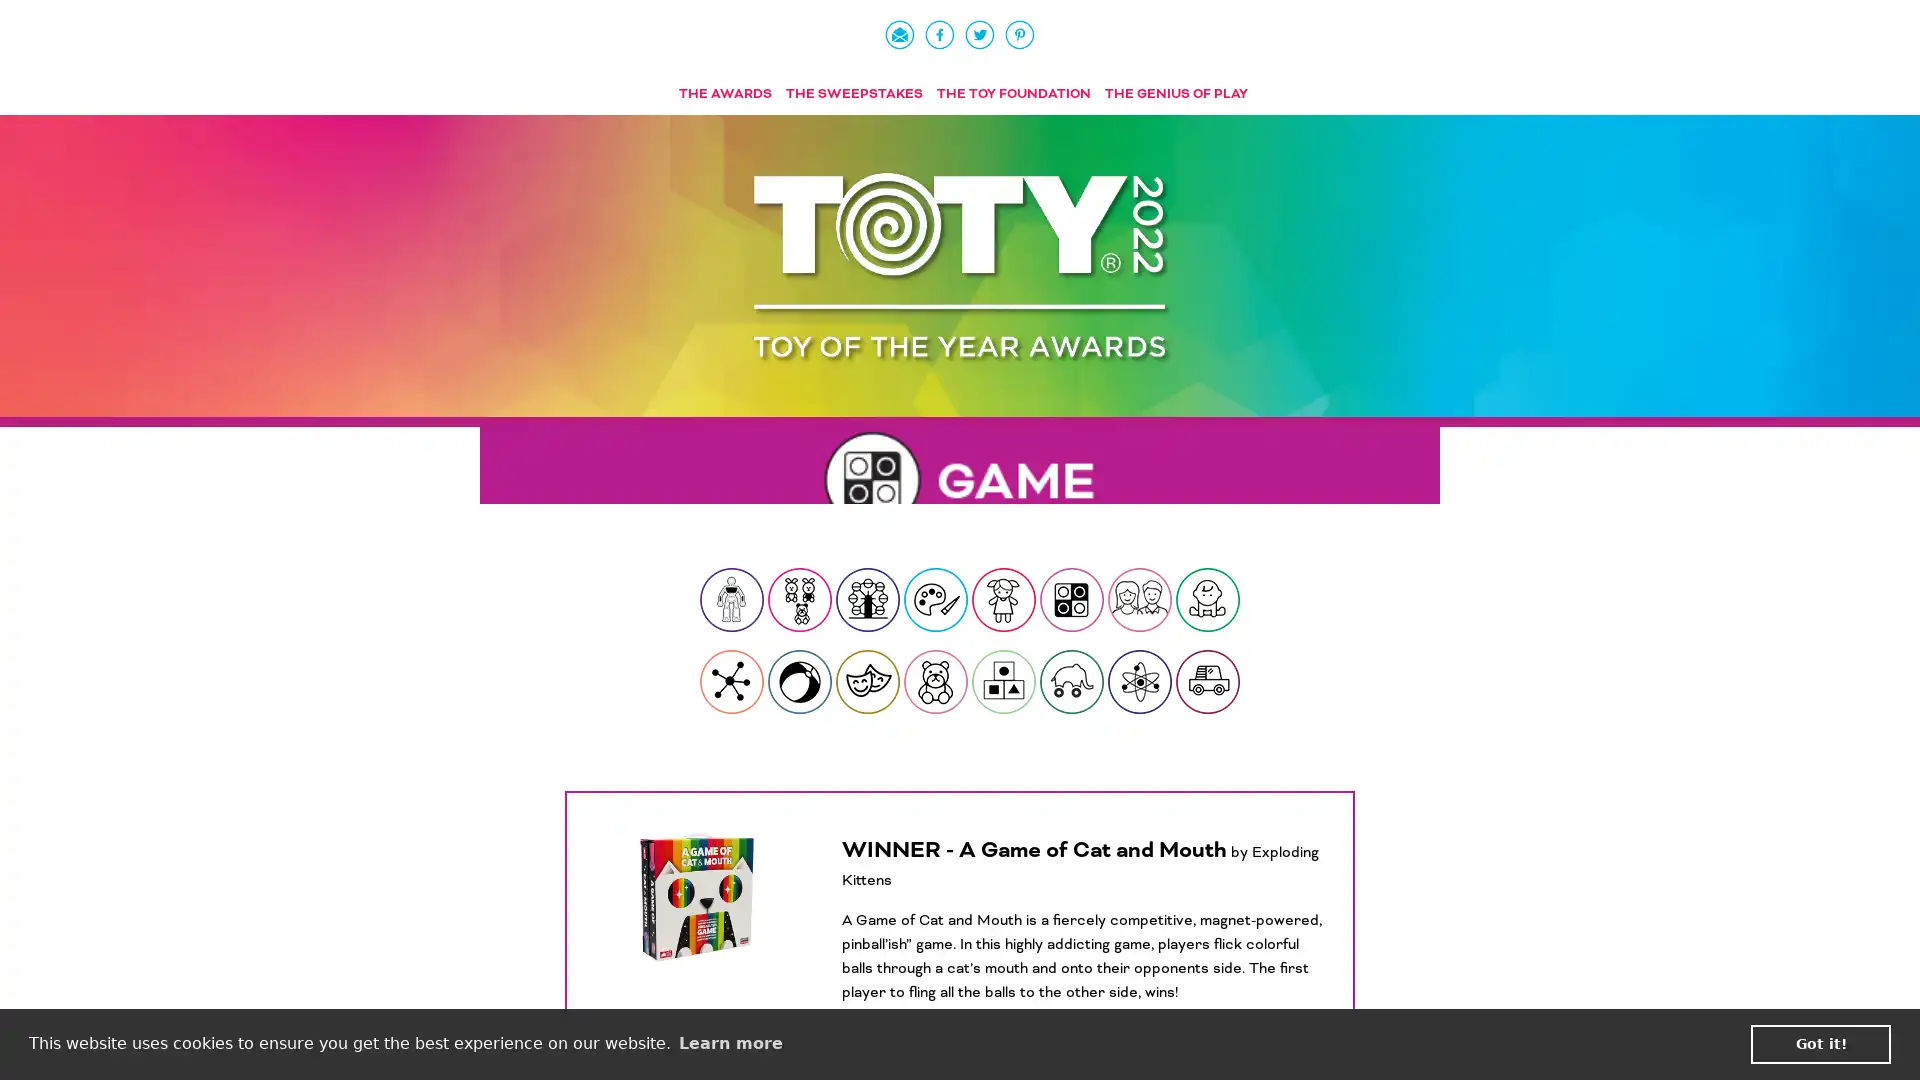 The image size is (1920, 1080). What do you see at coordinates (1003, 599) in the screenshot?
I see `Submit` at bounding box center [1003, 599].